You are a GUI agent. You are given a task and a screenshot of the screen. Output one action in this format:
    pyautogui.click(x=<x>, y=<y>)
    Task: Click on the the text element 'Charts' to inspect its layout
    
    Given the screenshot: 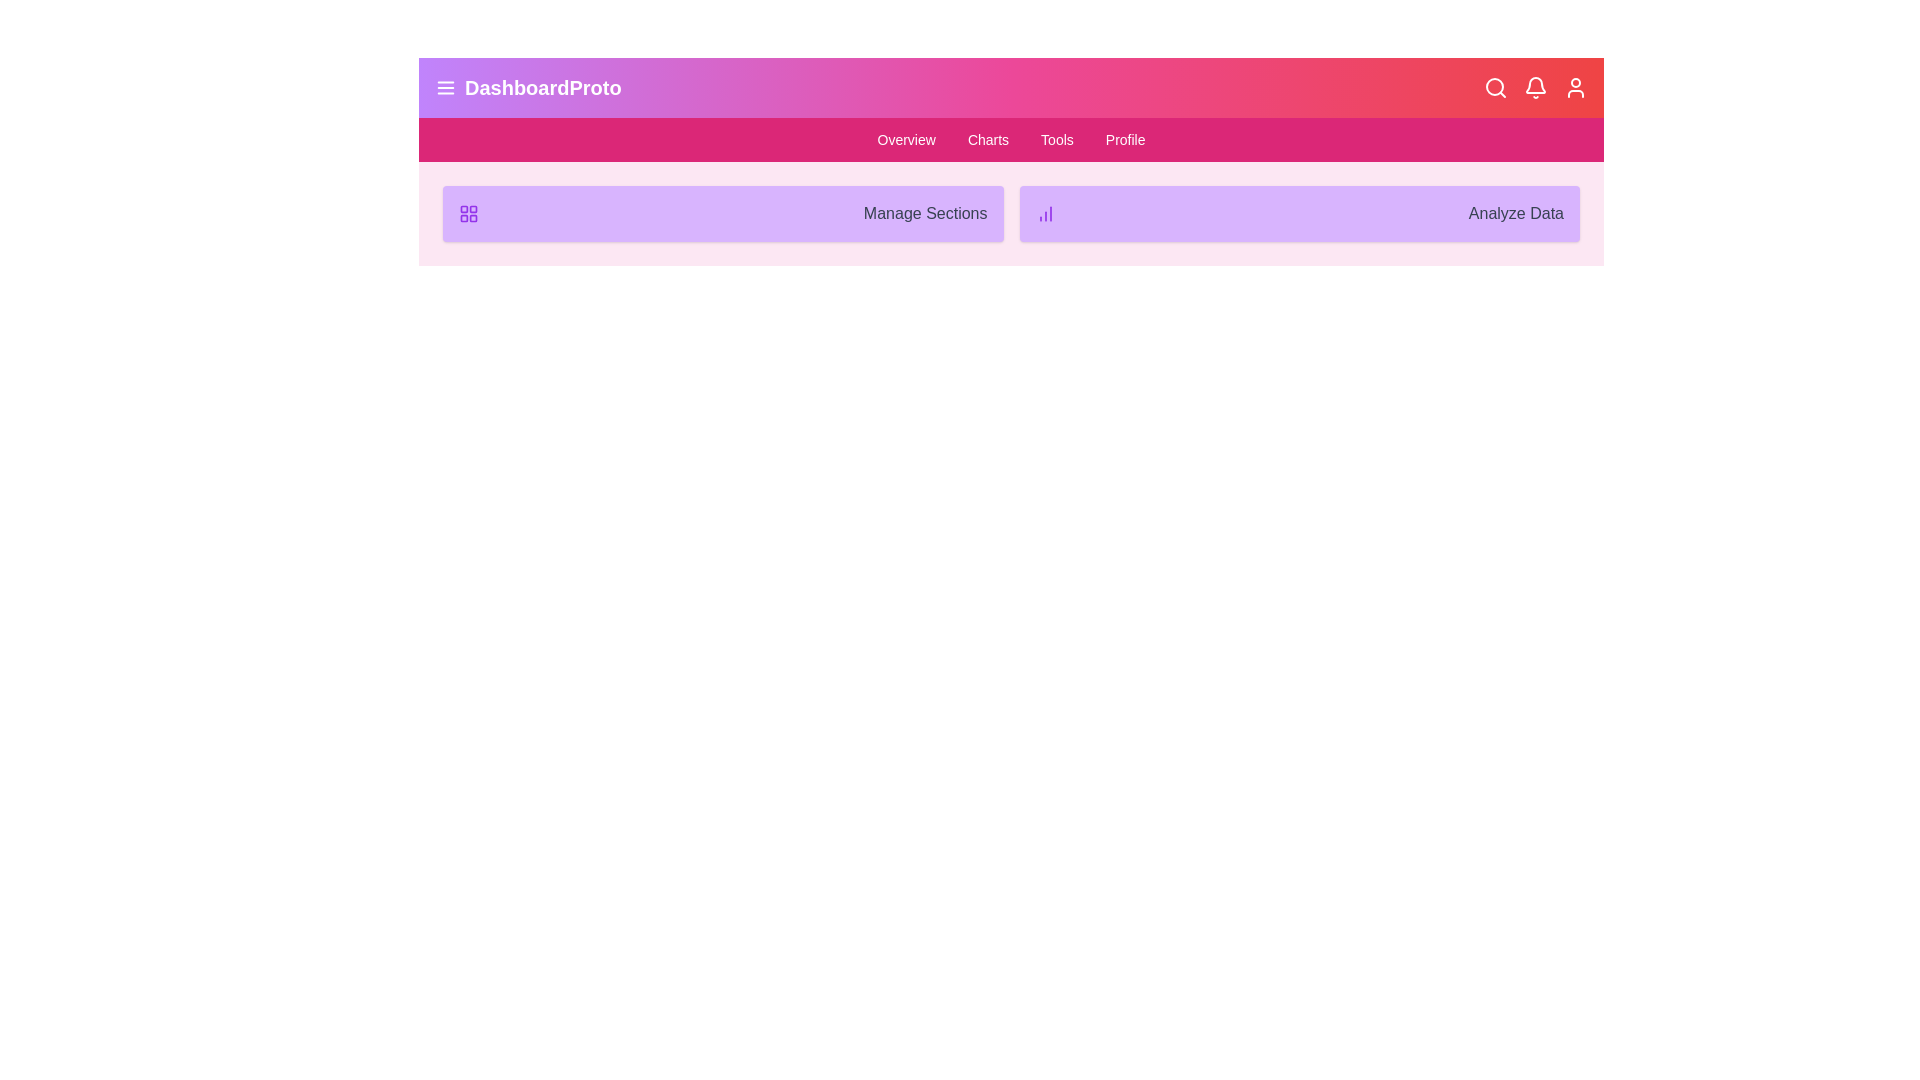 What is the action you would take?
    pyautogui.click(x=988, y=138)
    